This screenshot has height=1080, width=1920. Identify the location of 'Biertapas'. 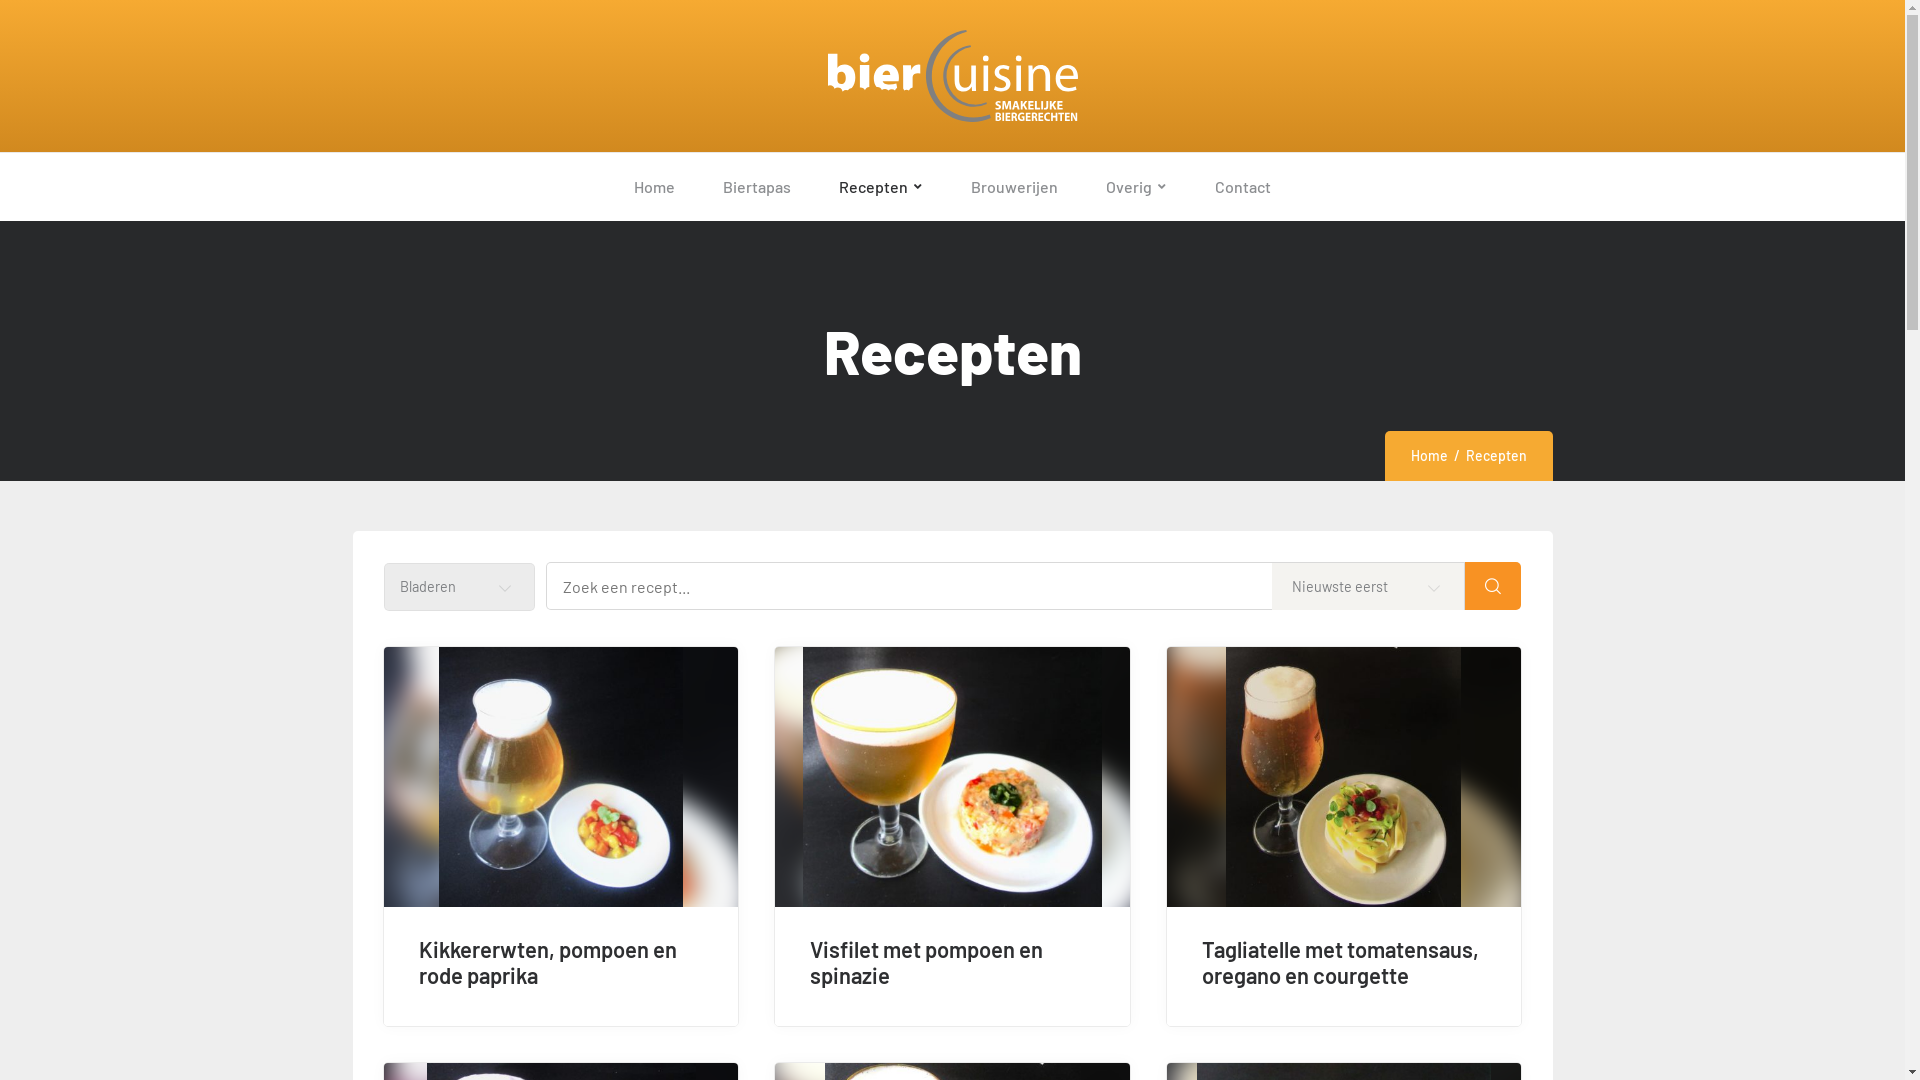
(756, 186).